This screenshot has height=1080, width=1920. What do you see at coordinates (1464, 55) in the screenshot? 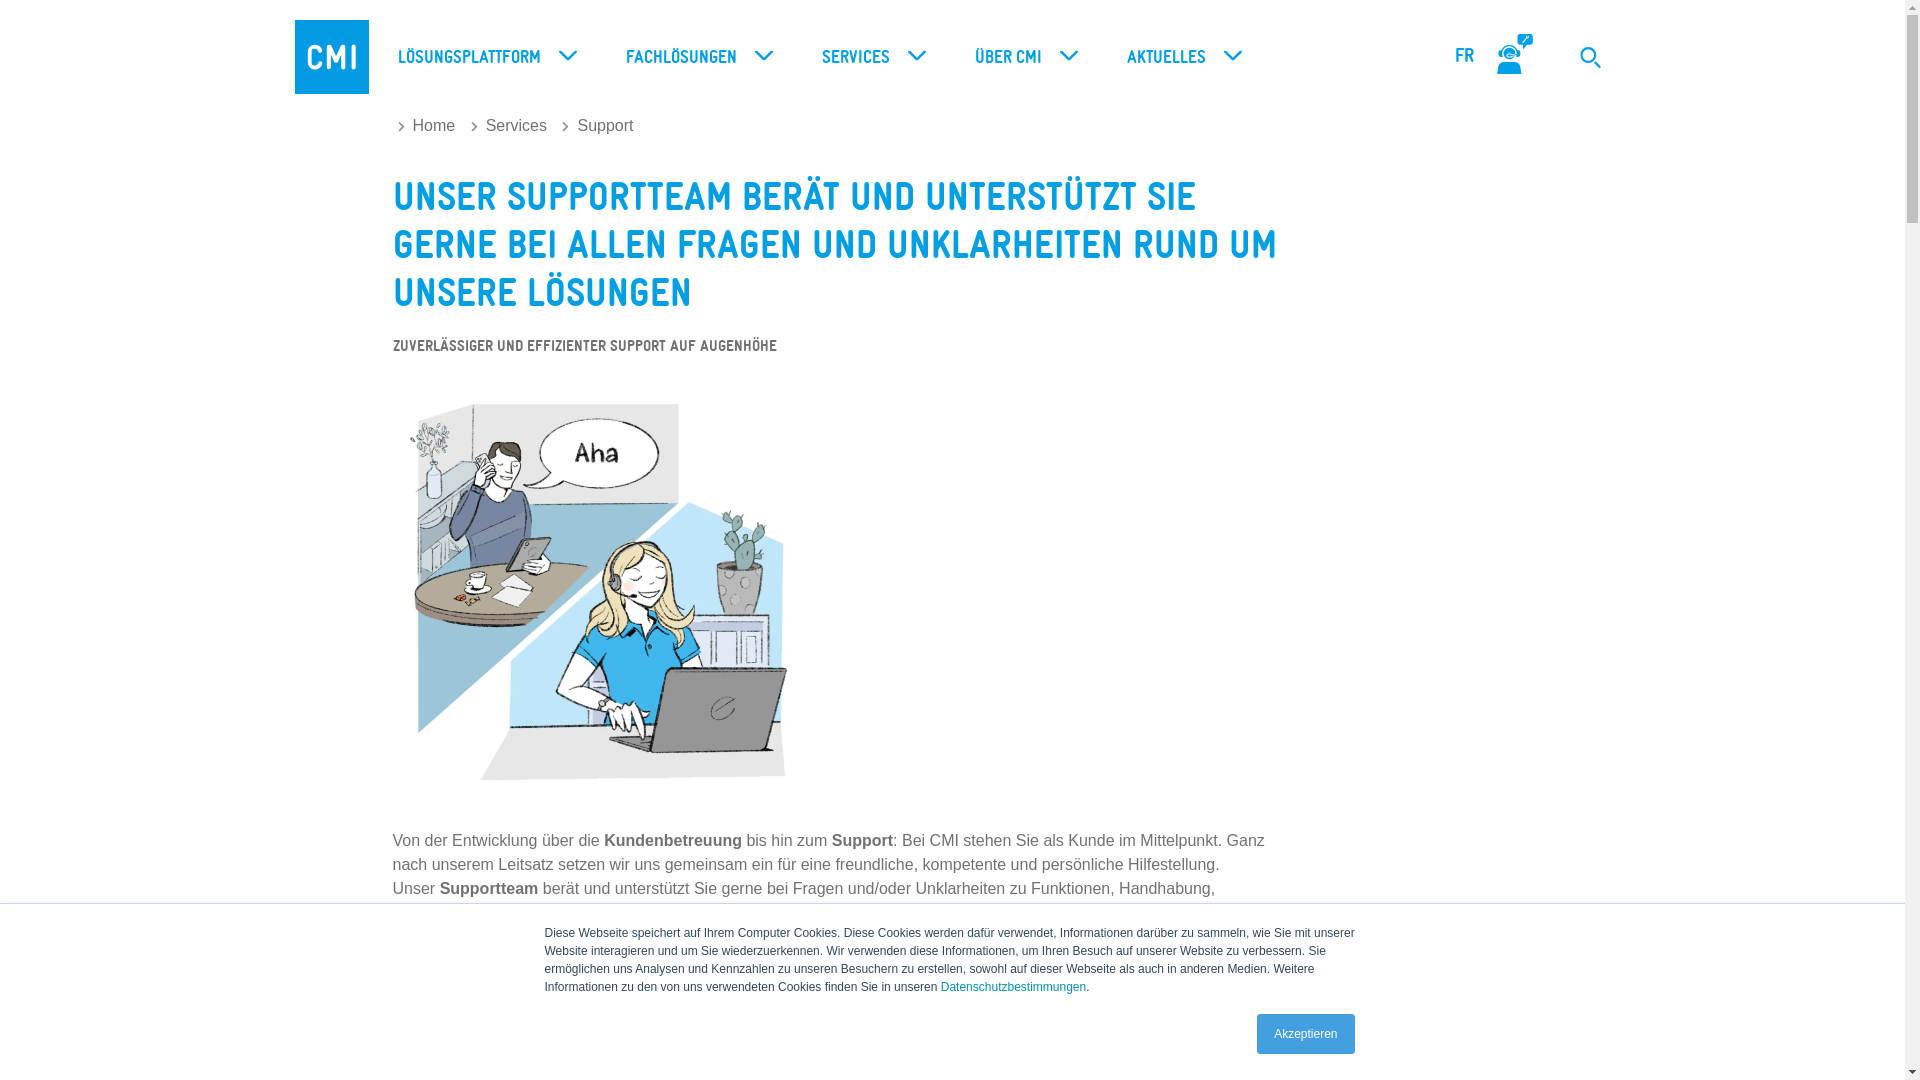
I see `'FR'` at bounding box center [1464, 55].